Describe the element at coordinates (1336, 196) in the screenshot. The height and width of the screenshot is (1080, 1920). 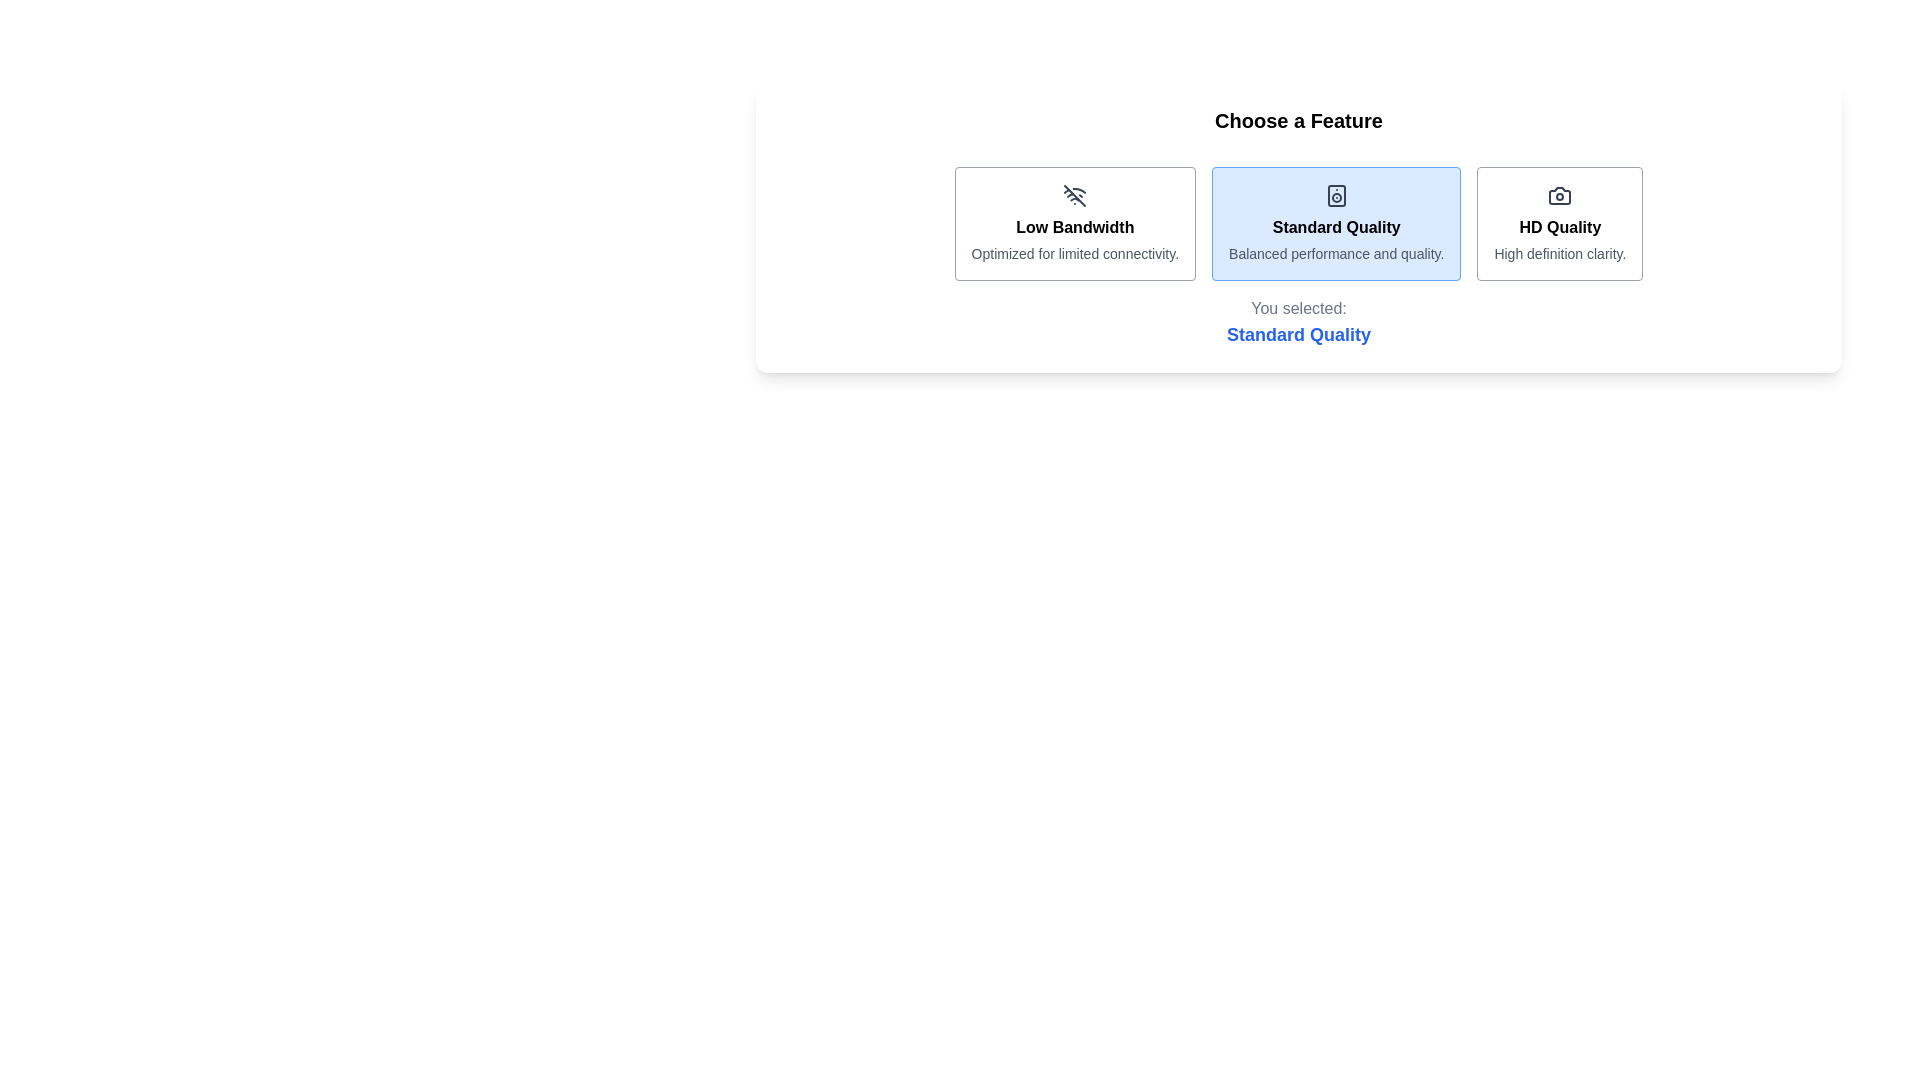
I see `the 'Standard Quality' icon, which visually represents the 'Standard Quality' feature option, located centrally above the text 'Standard Quality' in the selection card` at that location.